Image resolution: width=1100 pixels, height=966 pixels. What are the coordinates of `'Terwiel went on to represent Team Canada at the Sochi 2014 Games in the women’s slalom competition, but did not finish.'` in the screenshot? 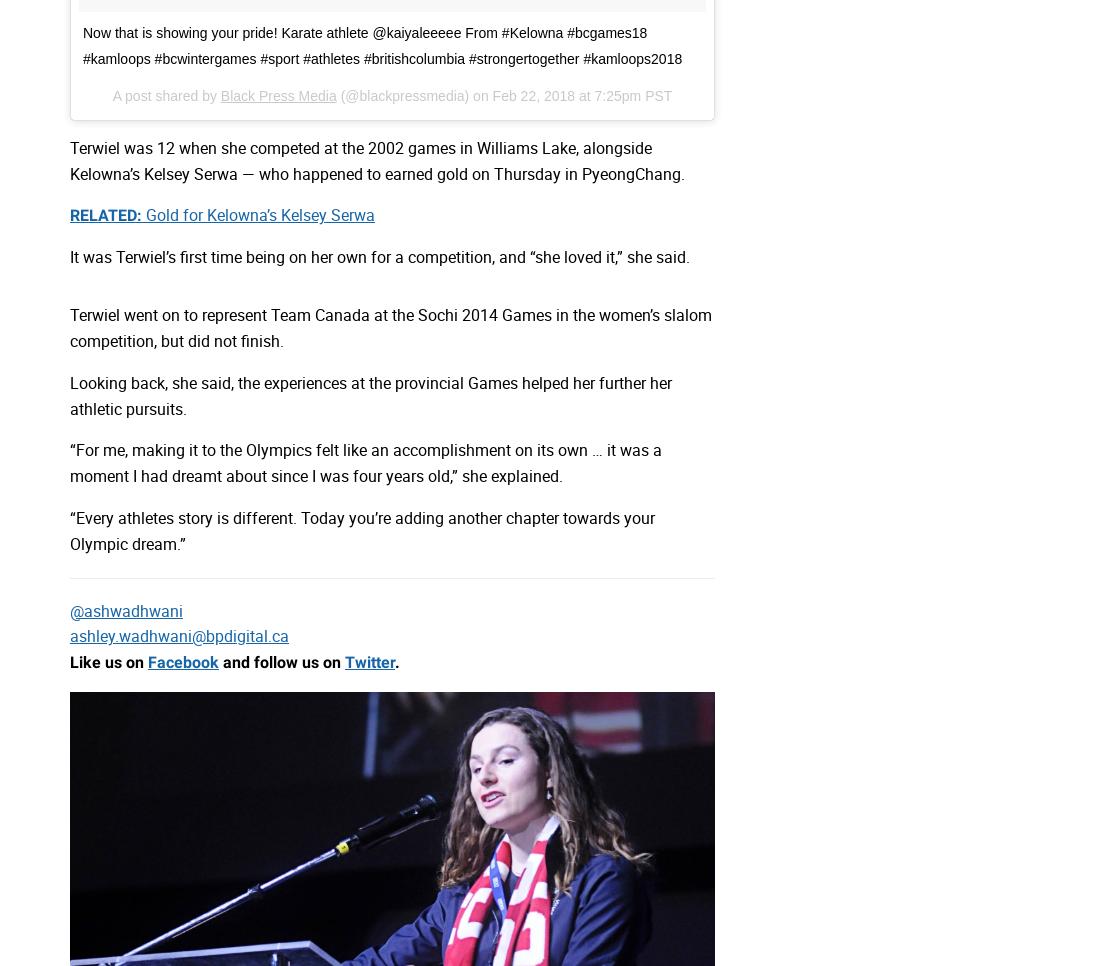 It's located at (391, 327).